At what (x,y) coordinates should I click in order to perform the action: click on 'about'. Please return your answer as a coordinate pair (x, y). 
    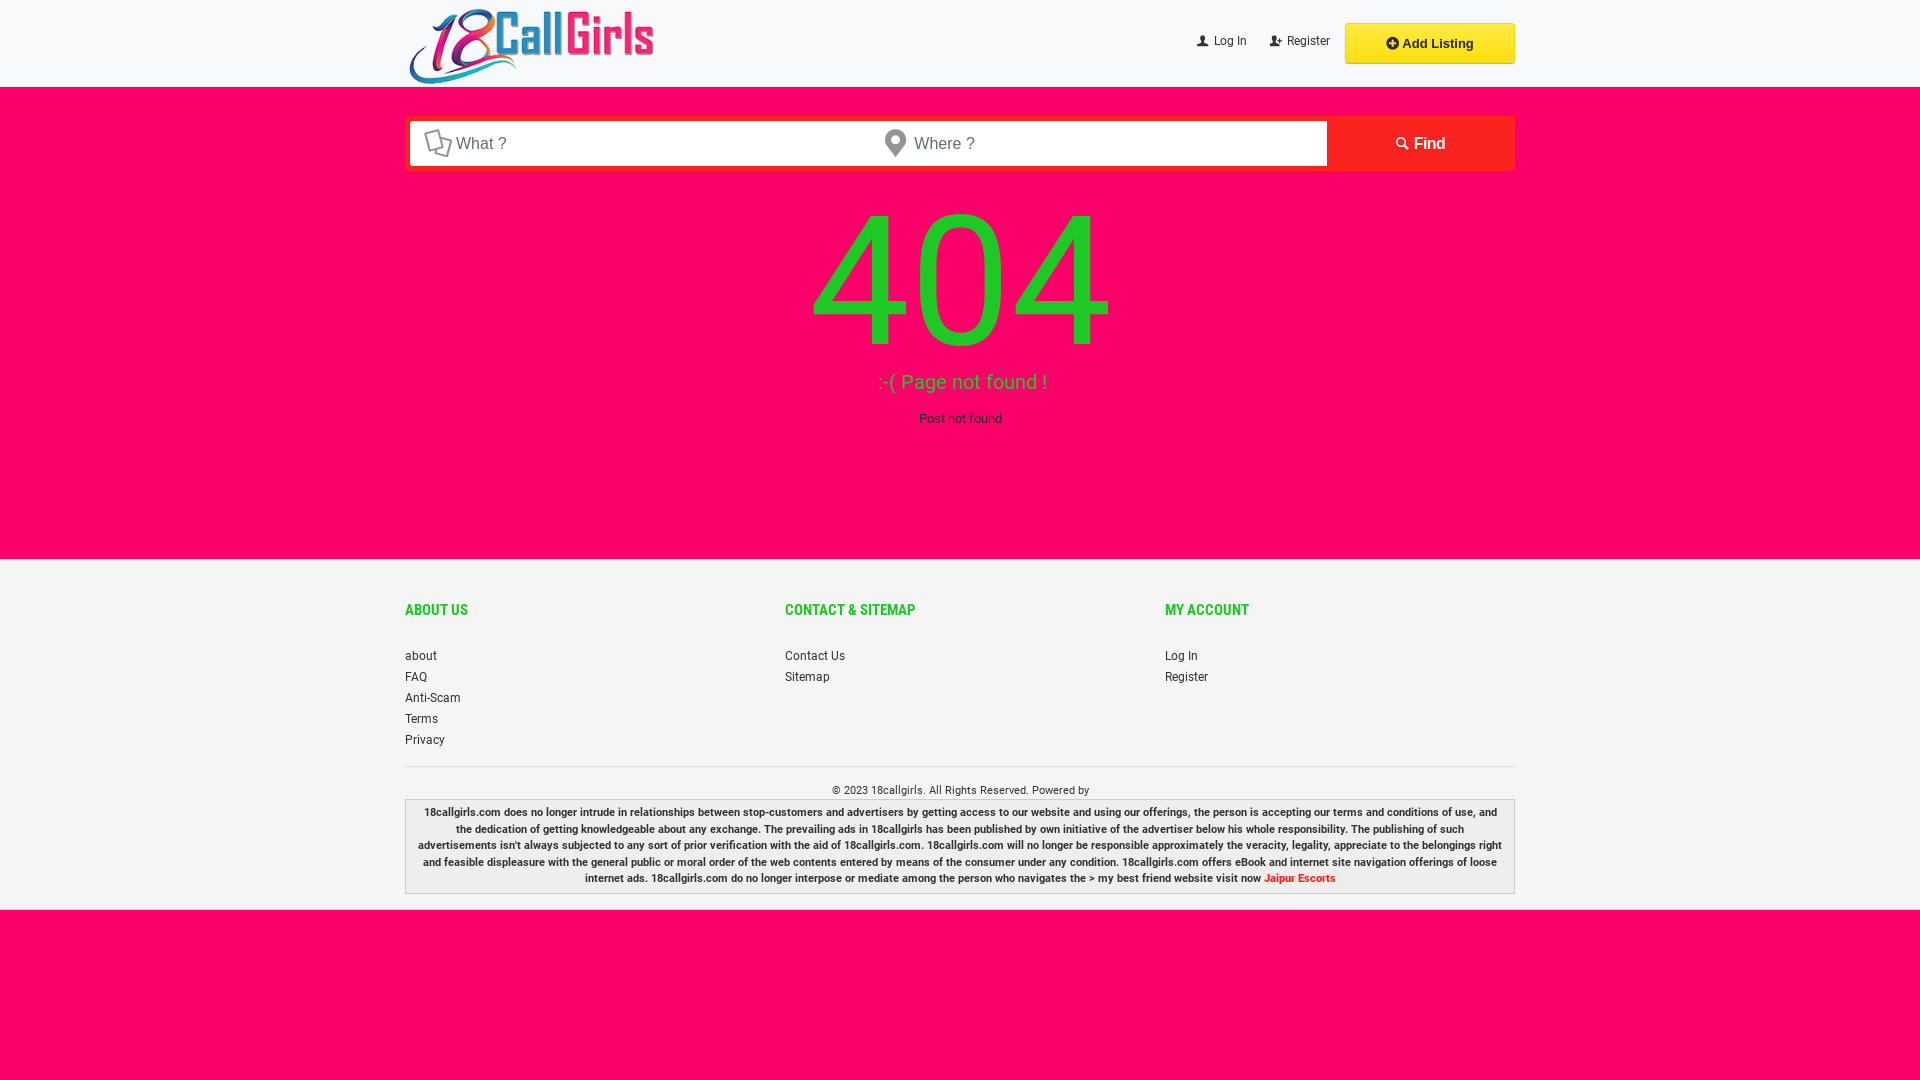
    Looking at the image, I should click on (420, 655).